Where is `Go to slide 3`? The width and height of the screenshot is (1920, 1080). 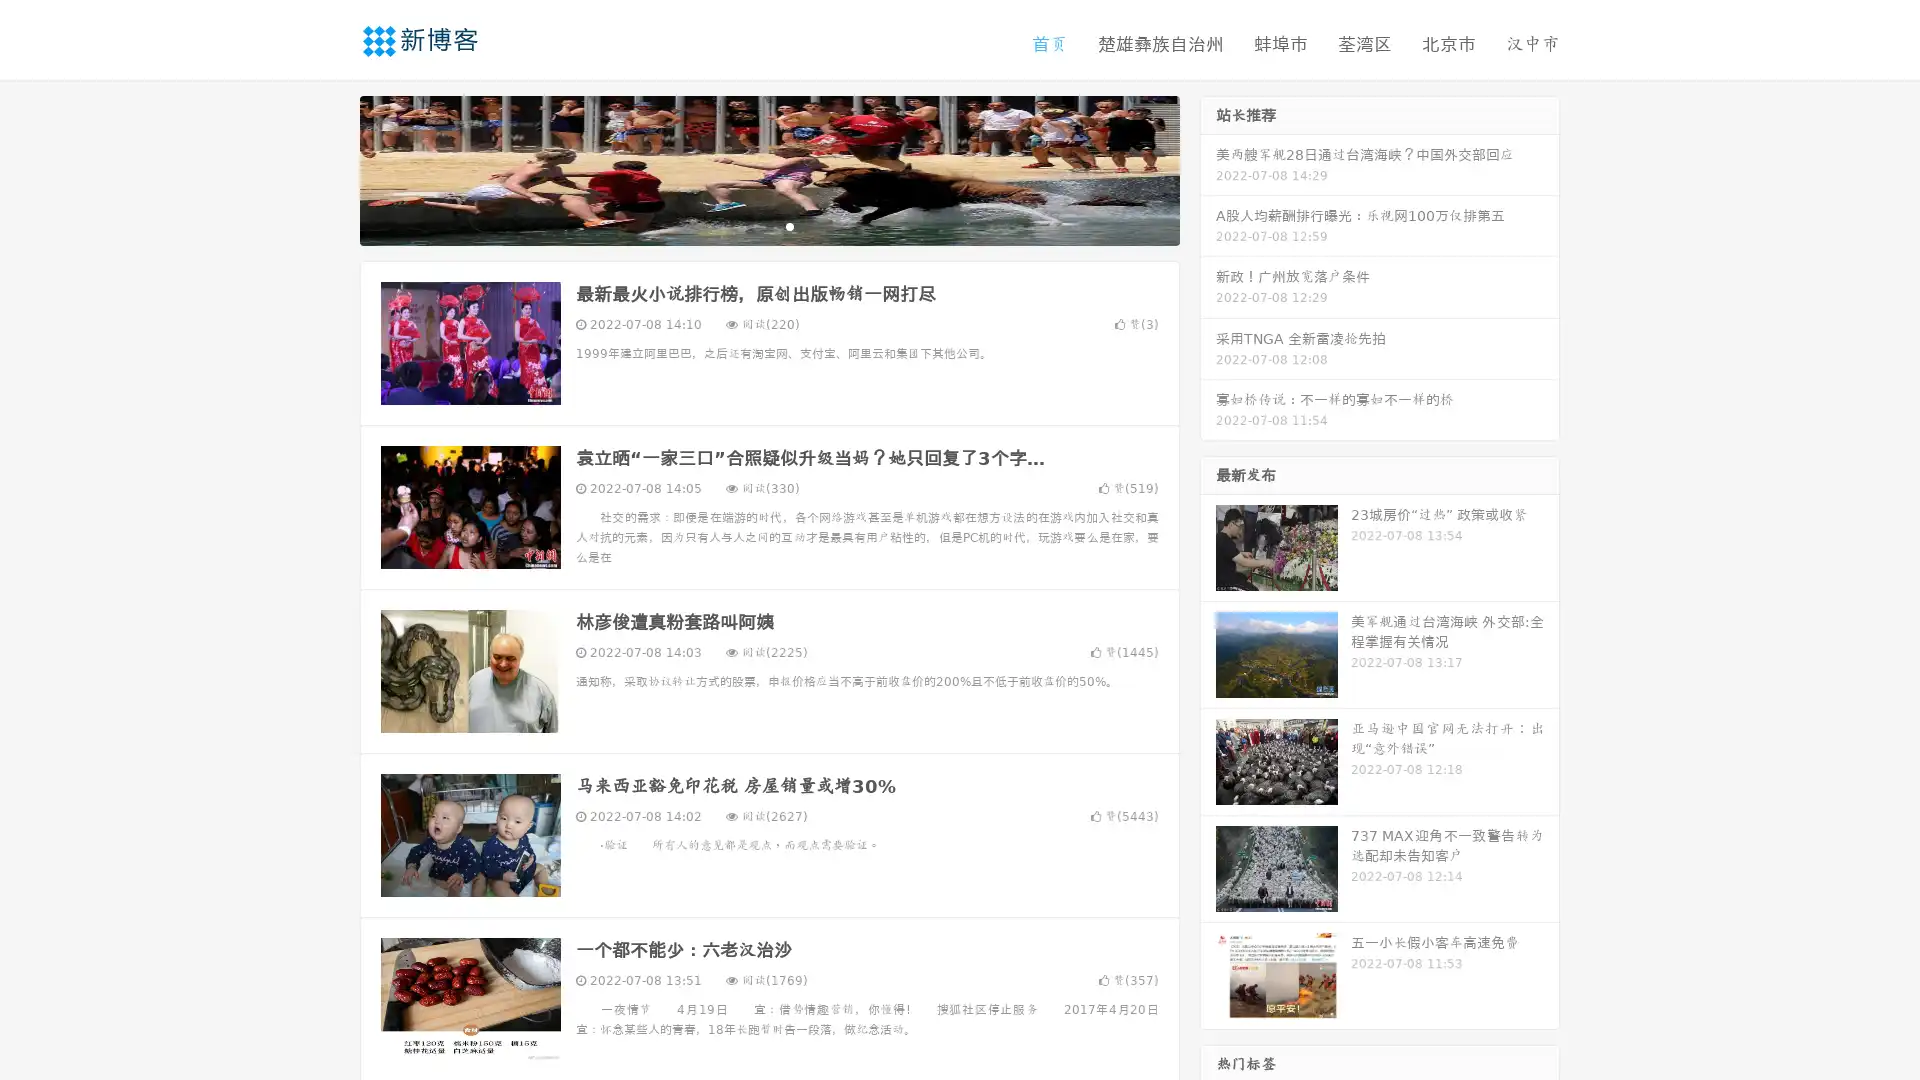 Go to slide 3 is located at coordinates (789, 225).